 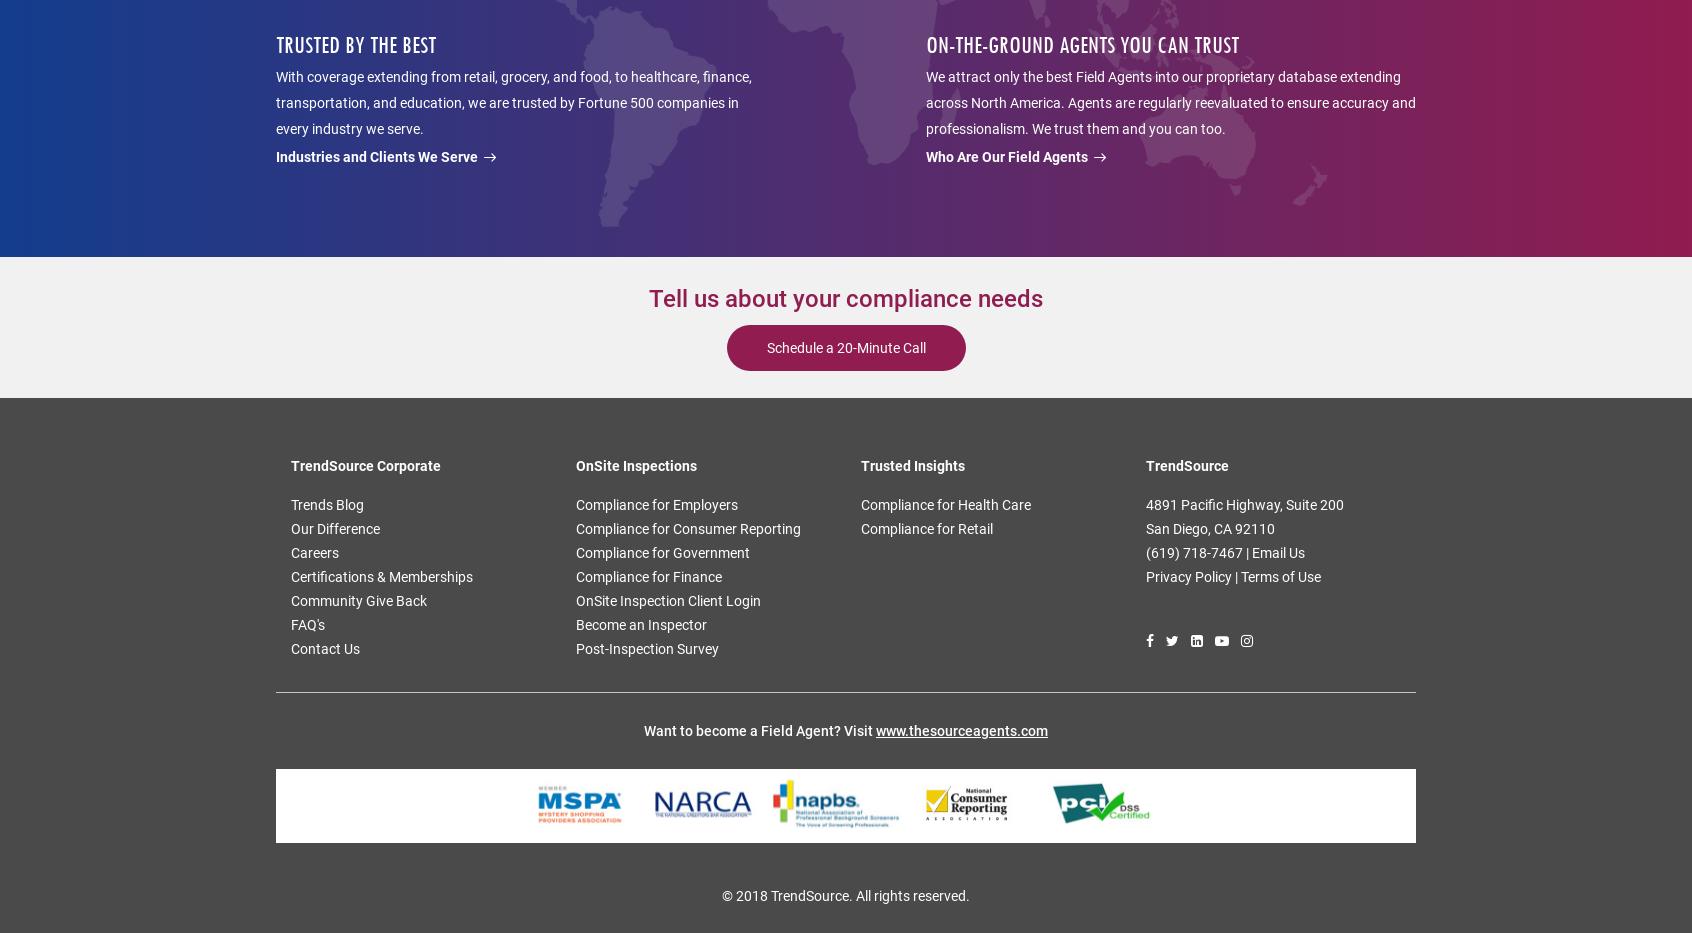 I want to click on 'Visit', so click(x=859, y=728).